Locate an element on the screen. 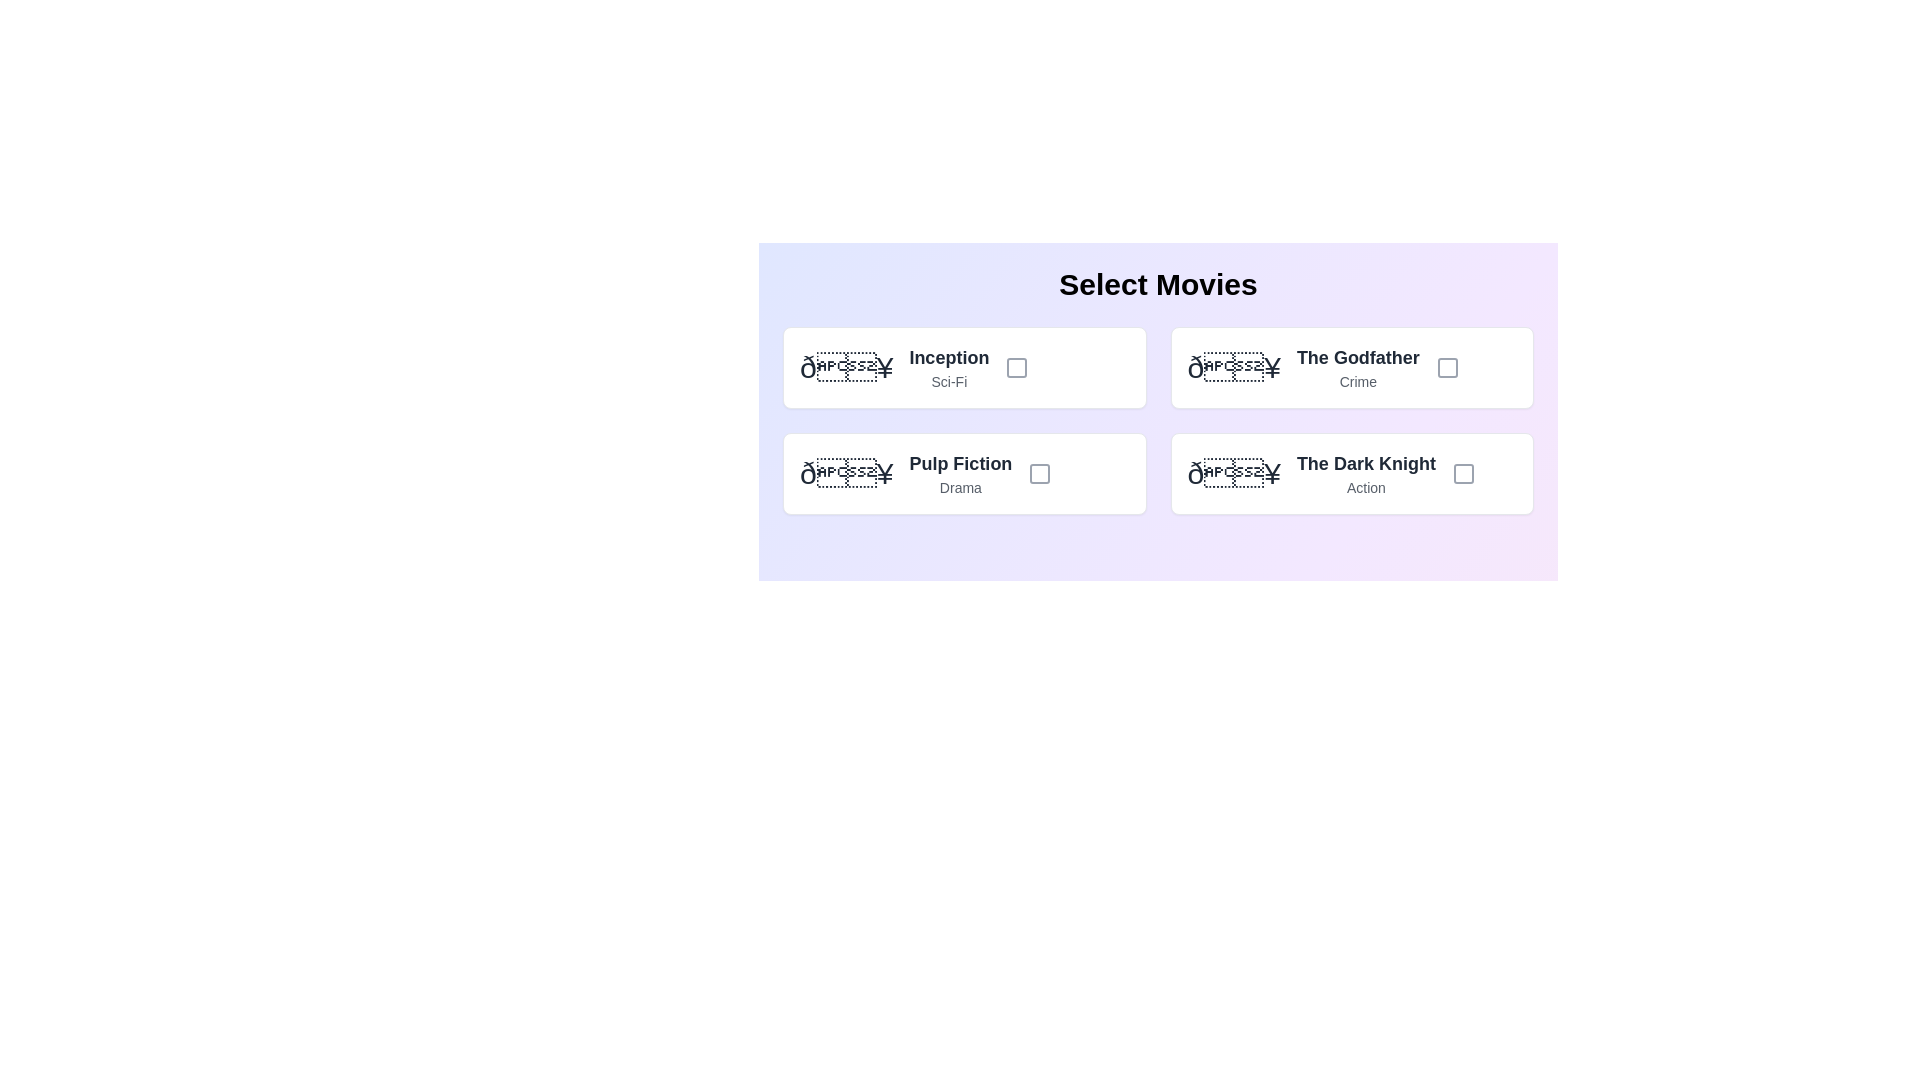 The width and height of the screenshot is (1920, 1080). the movie card for The Dark Knight to select or deselect it is located at coordinates (1352, 474).